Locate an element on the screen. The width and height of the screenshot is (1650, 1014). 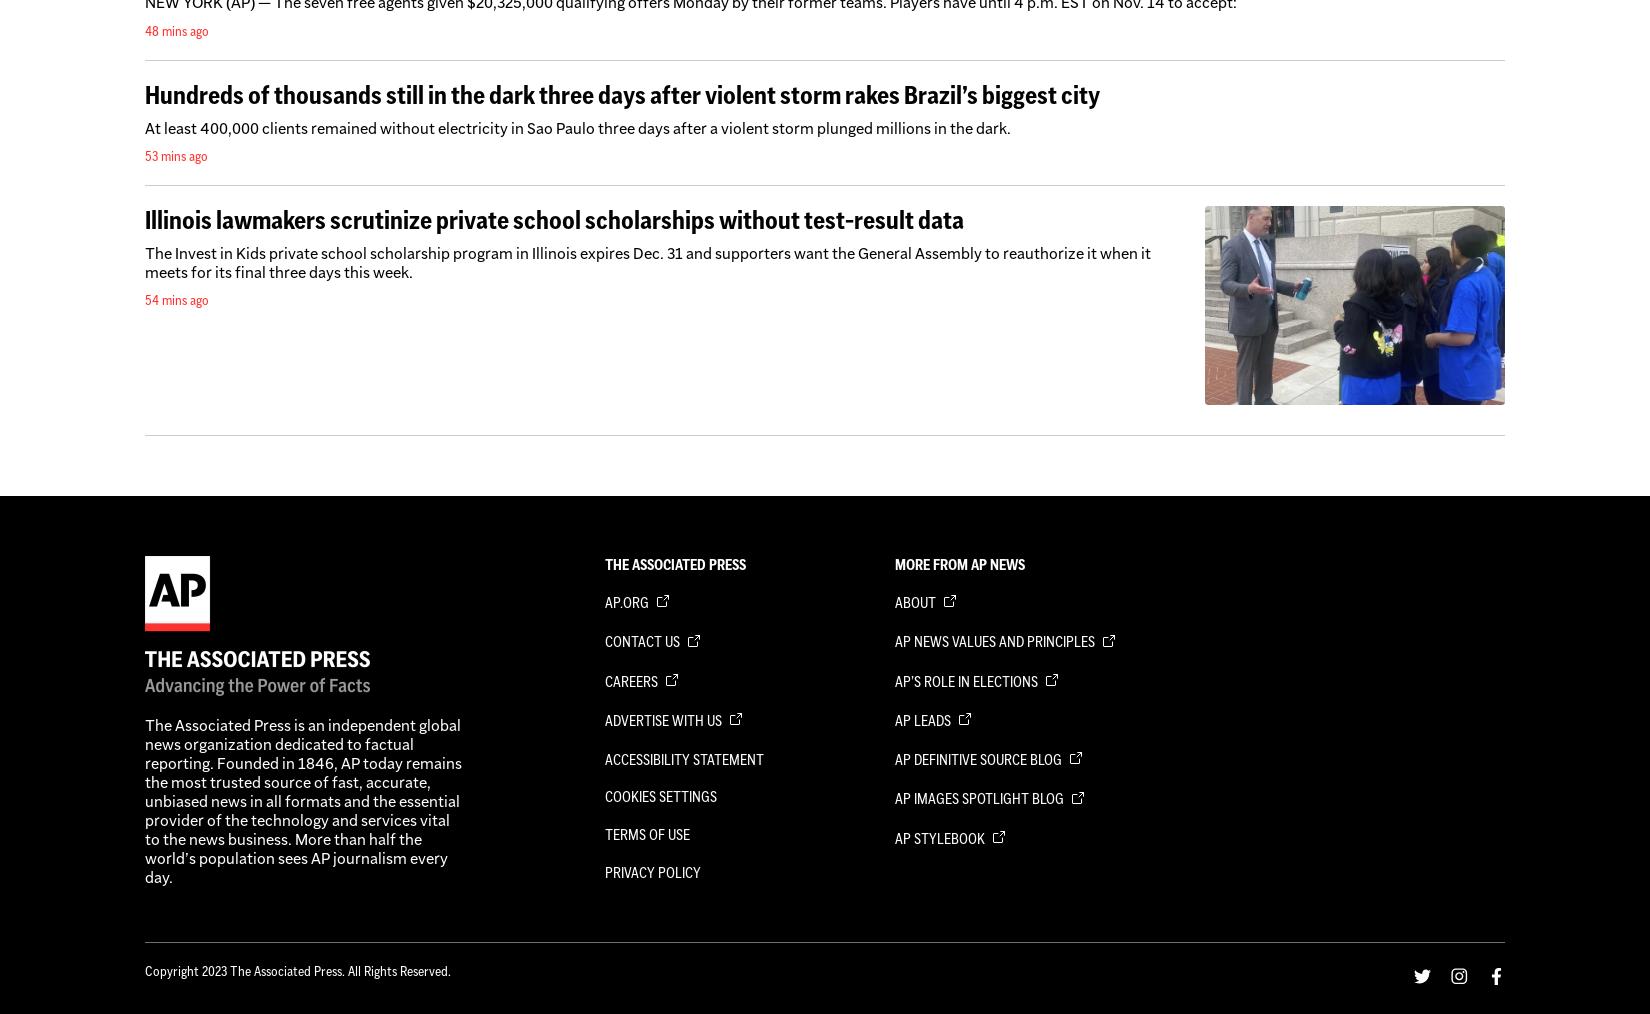
'Illinois lawmakers scrutinize private school scholarships without test-result data' is located at coordinates (553, 218).